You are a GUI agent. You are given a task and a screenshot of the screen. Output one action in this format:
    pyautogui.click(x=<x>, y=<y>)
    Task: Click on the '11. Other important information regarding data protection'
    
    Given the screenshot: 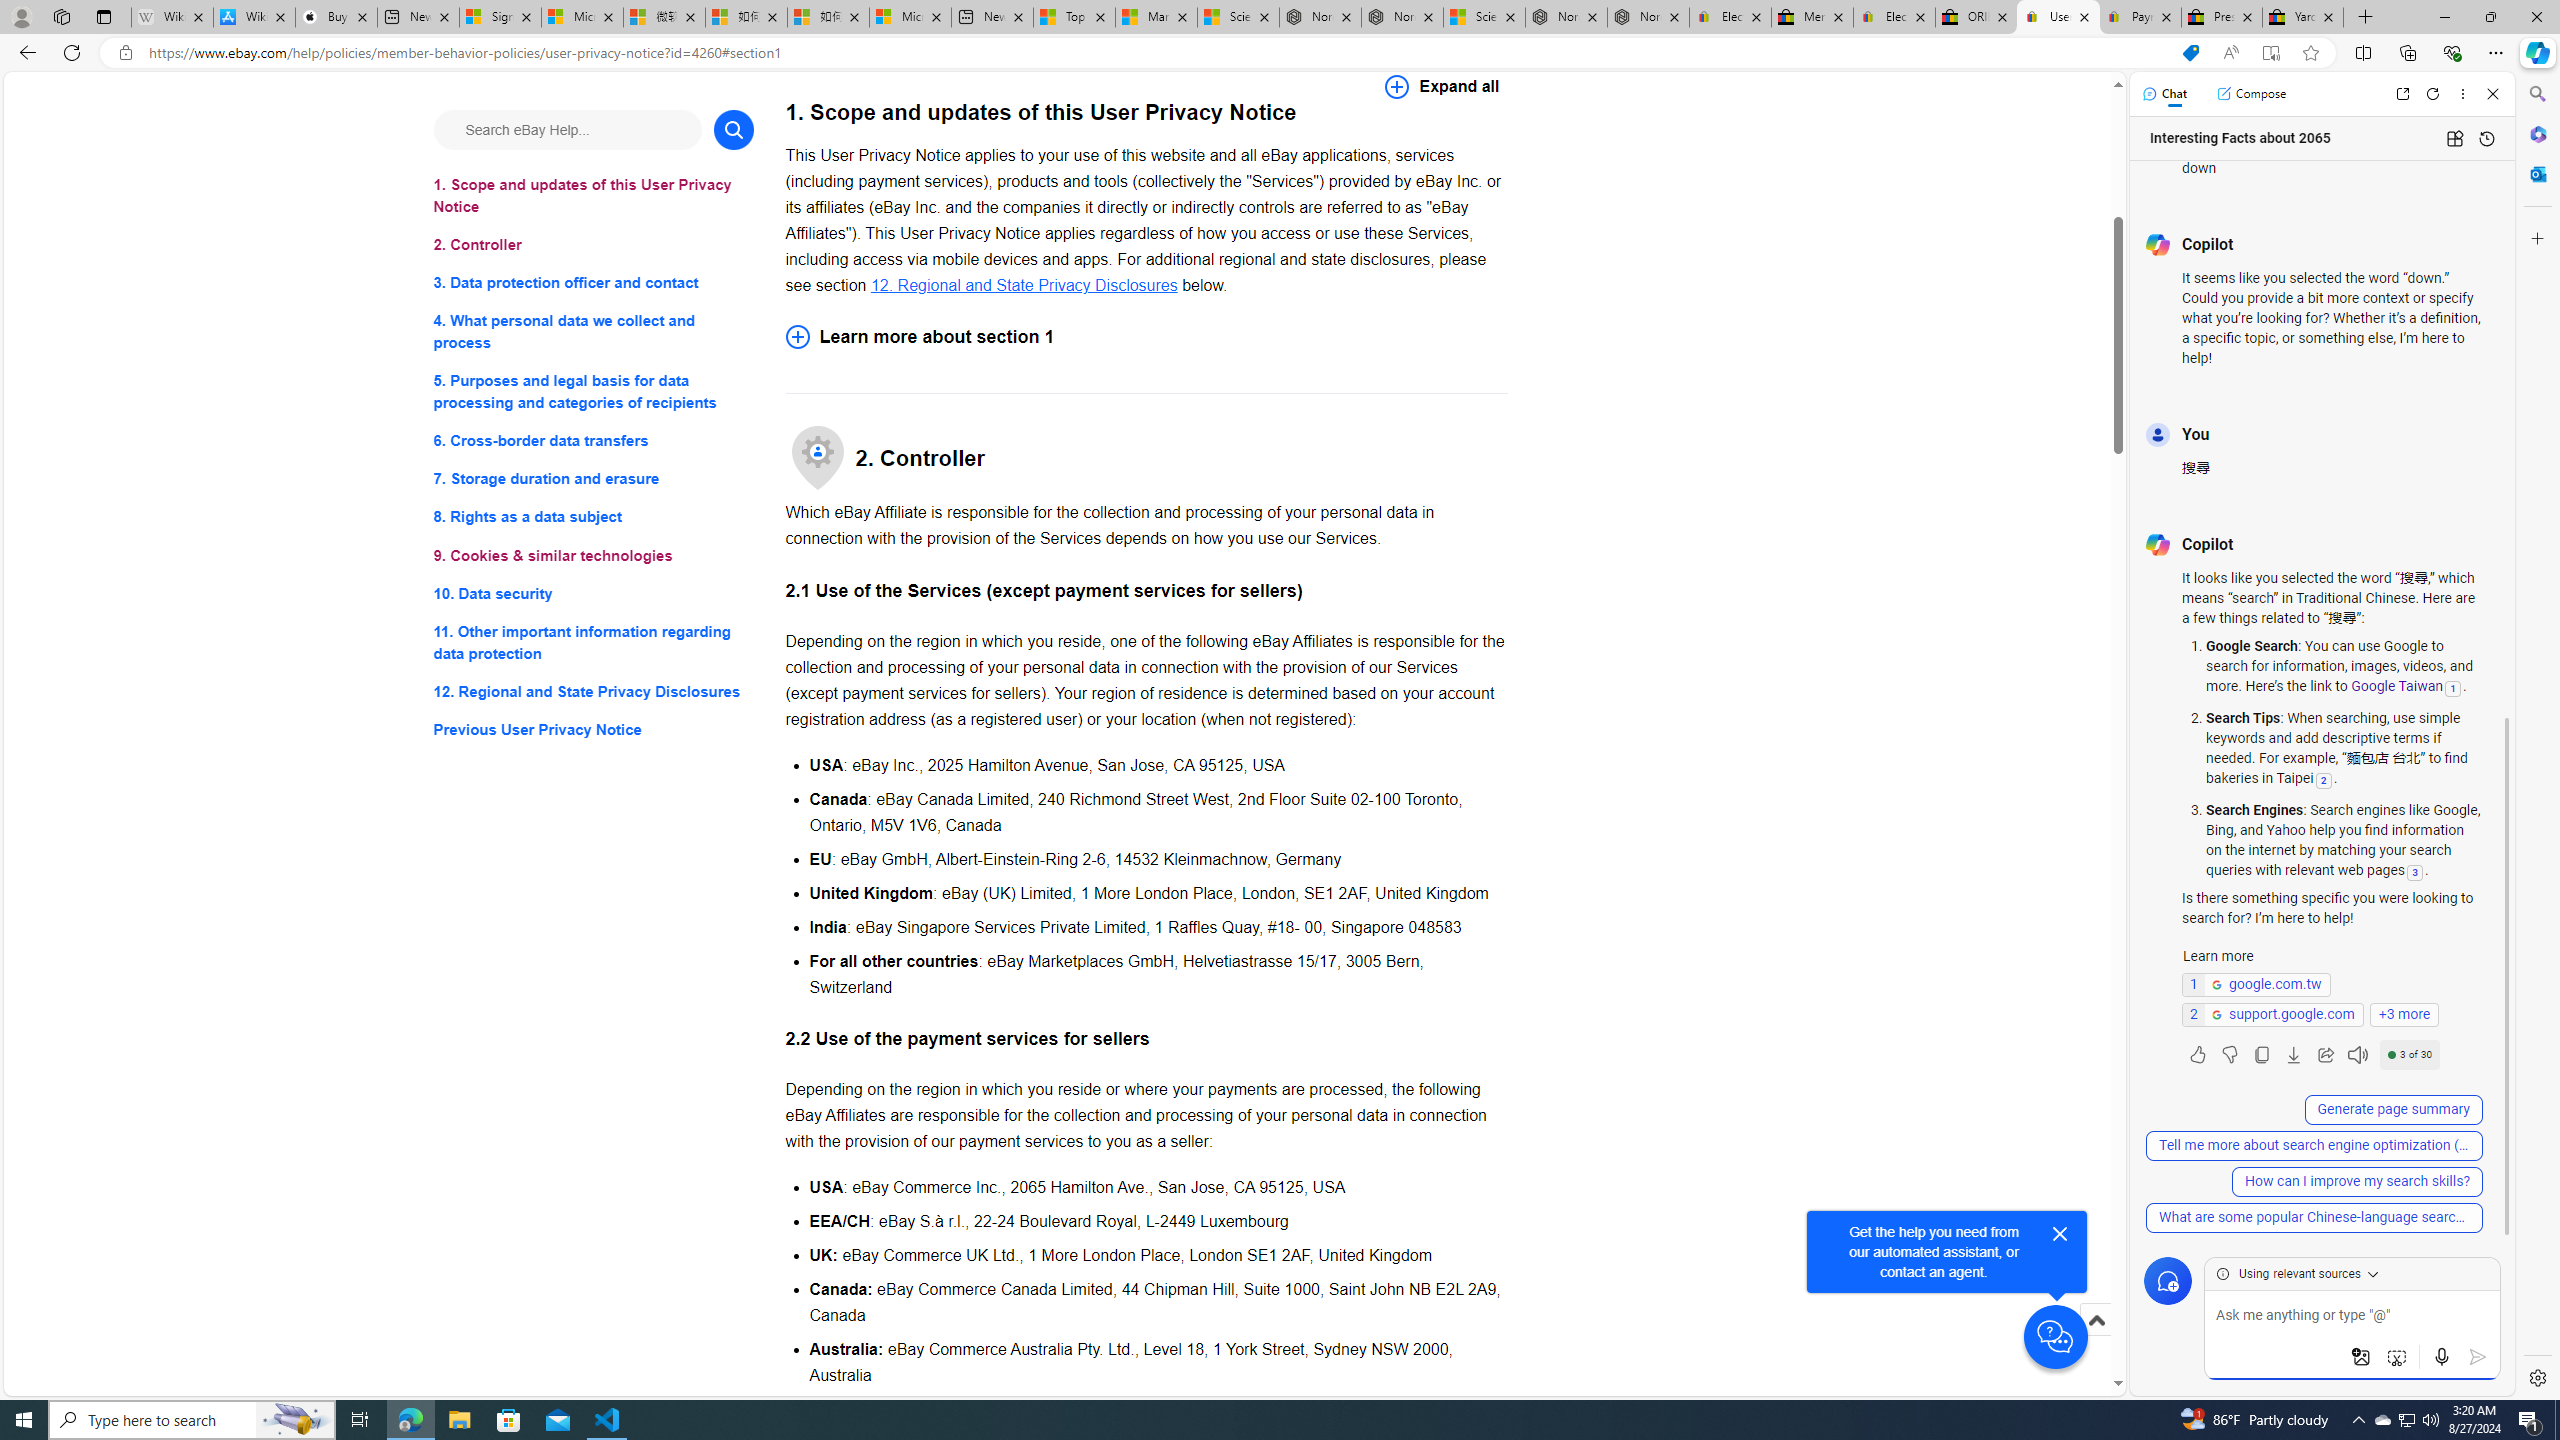 What is the action you would take?
    pyautogui.click(x=592, y=642)
    